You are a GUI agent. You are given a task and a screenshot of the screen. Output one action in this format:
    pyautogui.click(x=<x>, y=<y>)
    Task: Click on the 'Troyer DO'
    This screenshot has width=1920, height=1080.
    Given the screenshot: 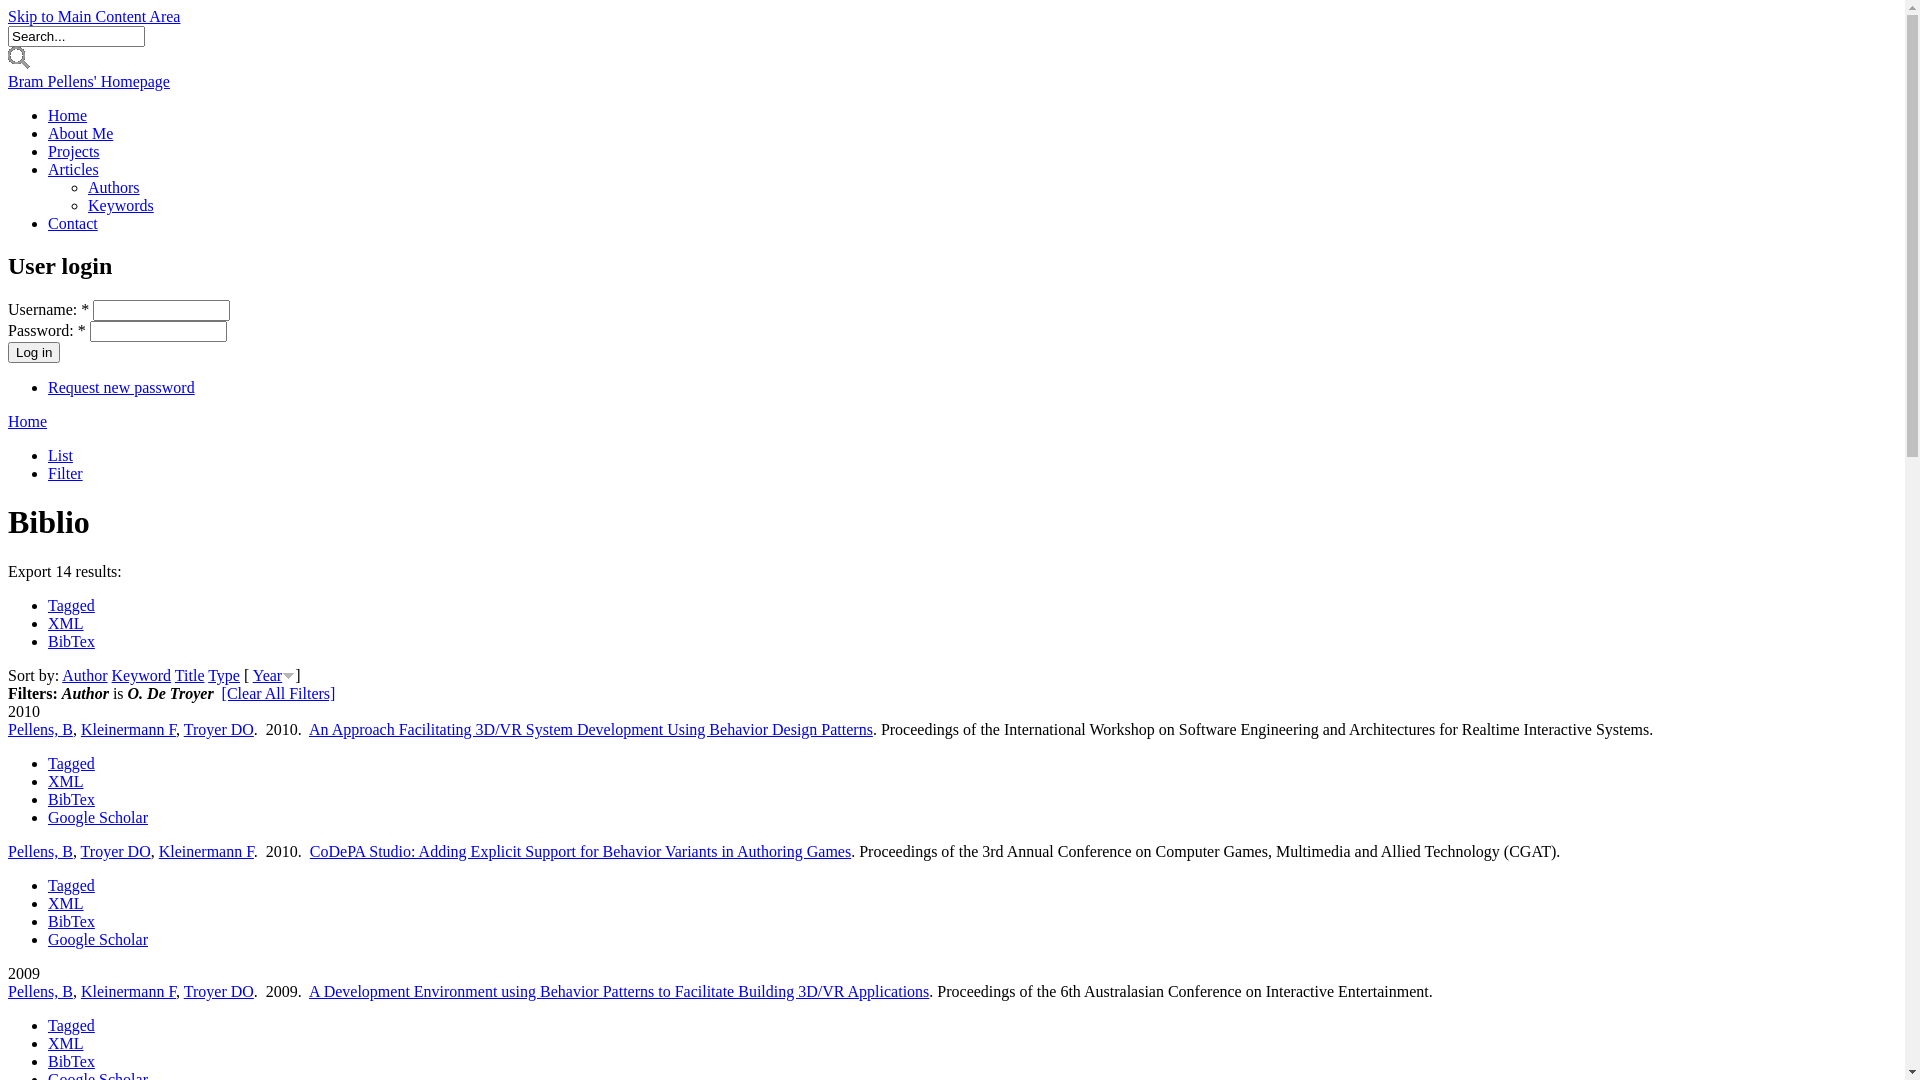 What is the action you would take?
    pyautogui.click(x=219, y=991)
    